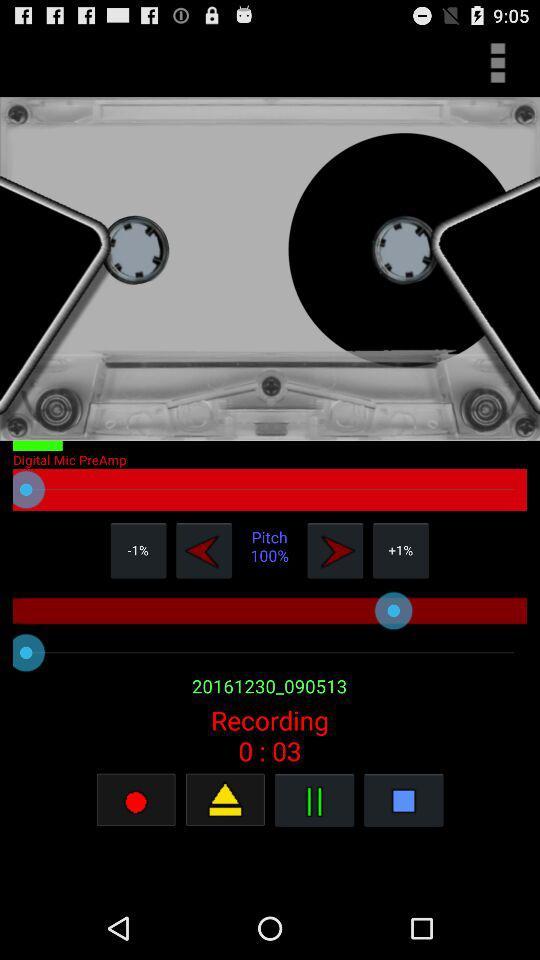 The image size is (540, 960). I want to click on record button, so click(224, 799).